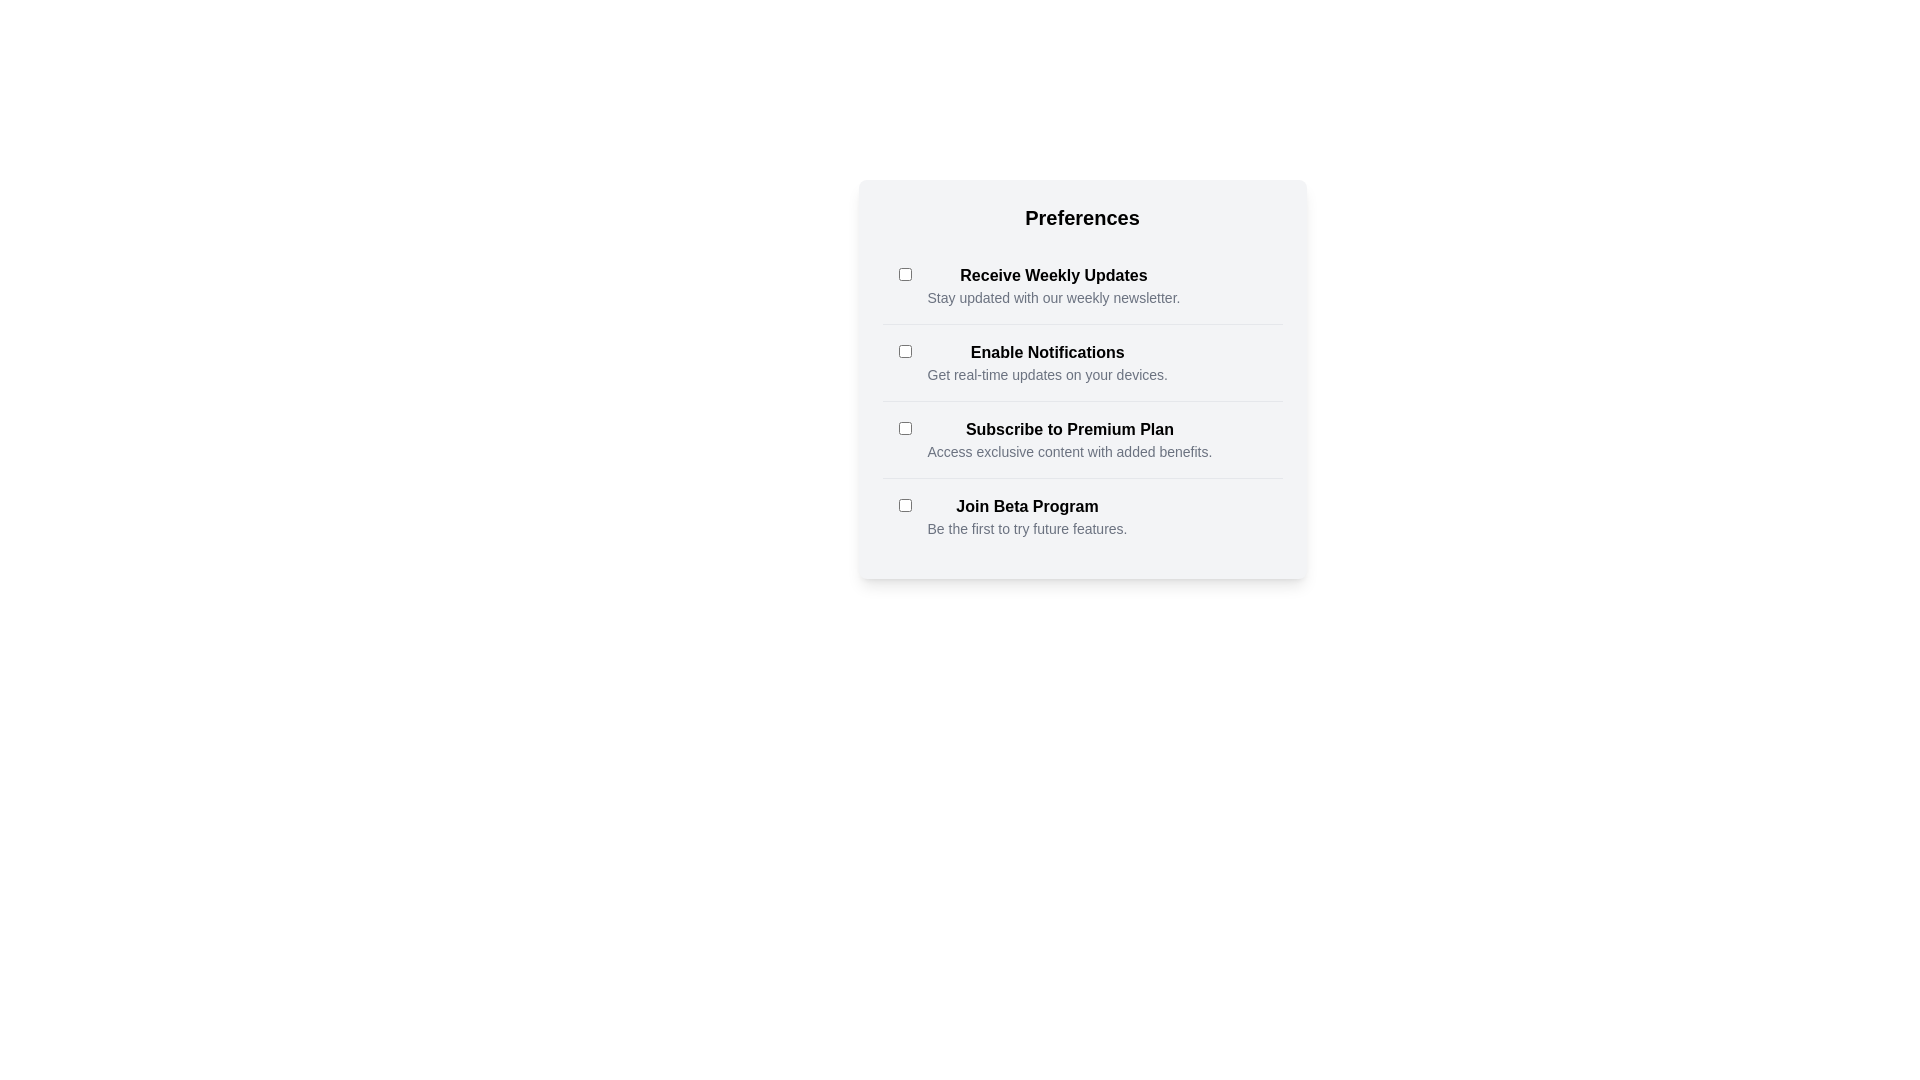 This screenshot has width=1920, height=1080. What do you see at coordinates (1027, 505) in the screenshot?
I see `the label associated with the checkbox to toggle its state. The label text is Join Beta Program` at bounding box center [1027, 505].